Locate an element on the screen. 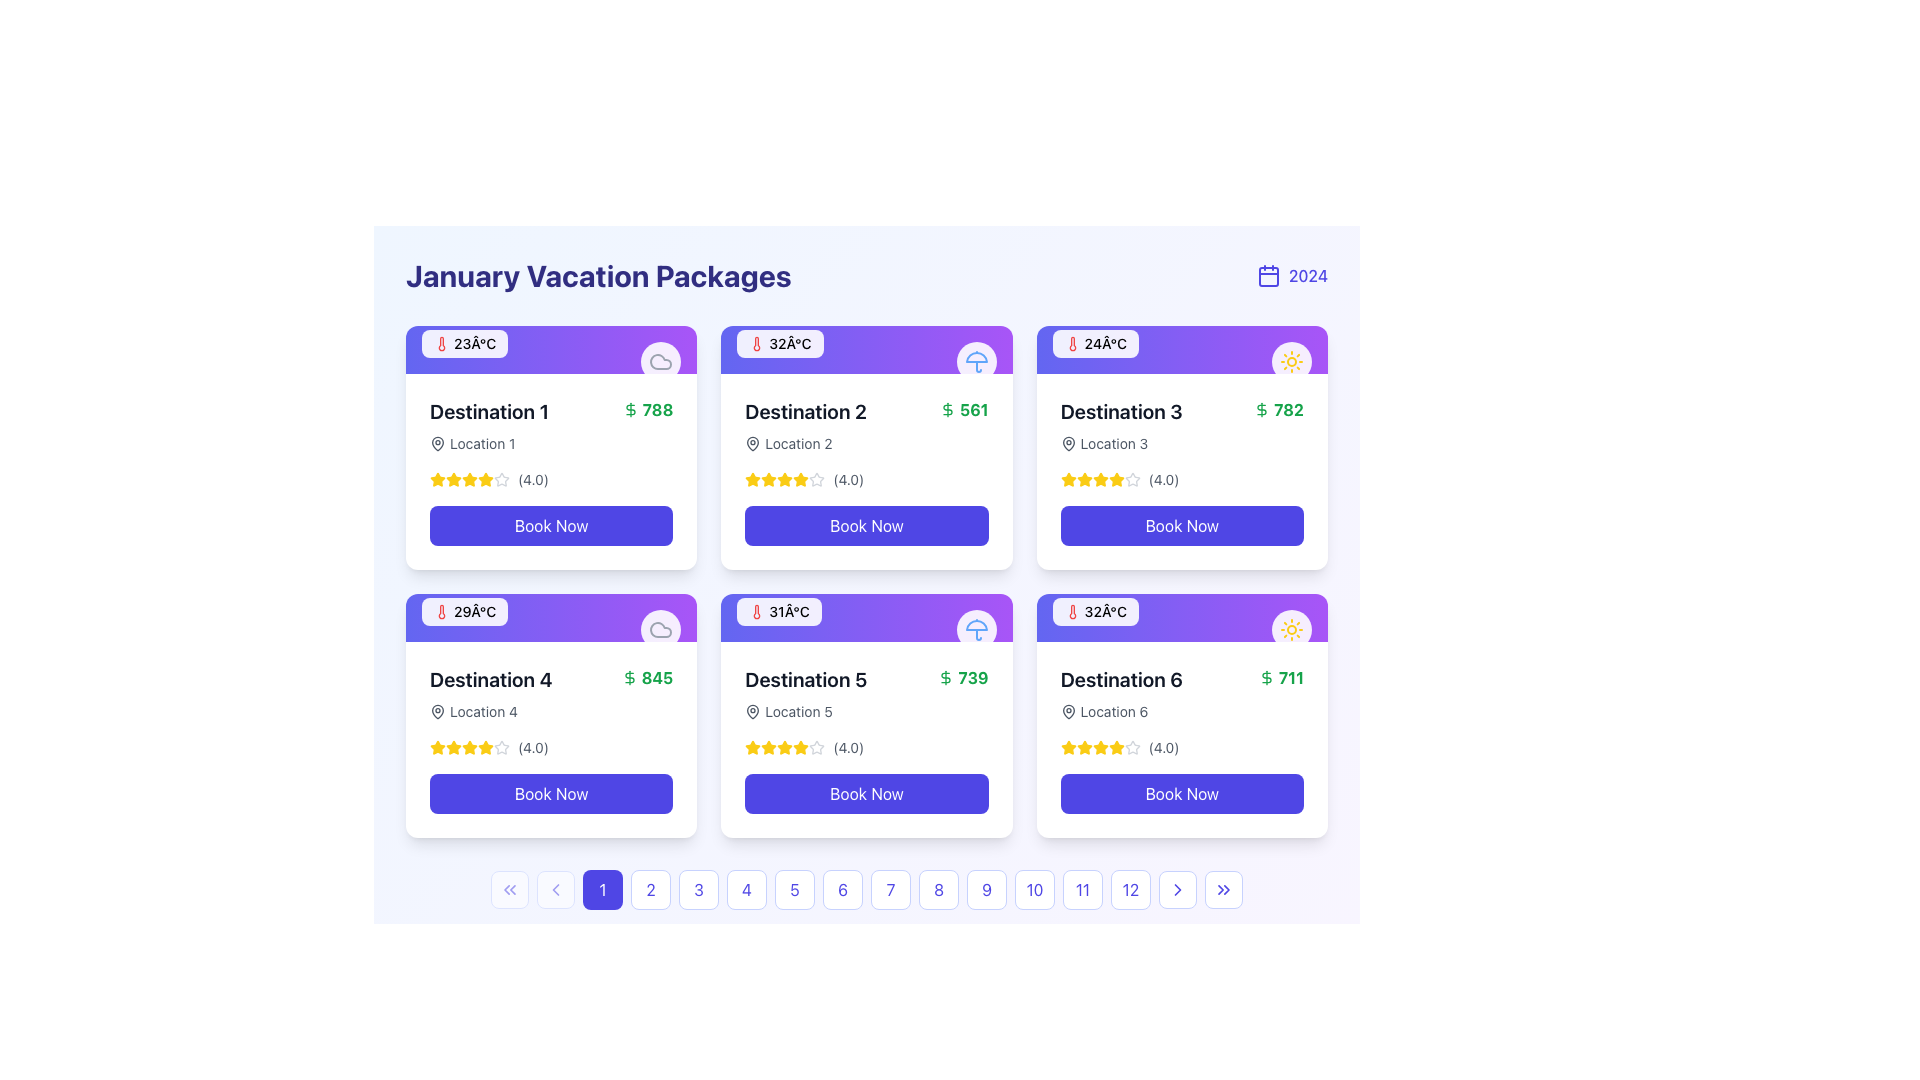  the red thermometer icon indicating high temperature on the 'Destination 6' card, located at the top-left corner adjacent to the displayed temperature of 32°C is located at coordinates (1071, 611).